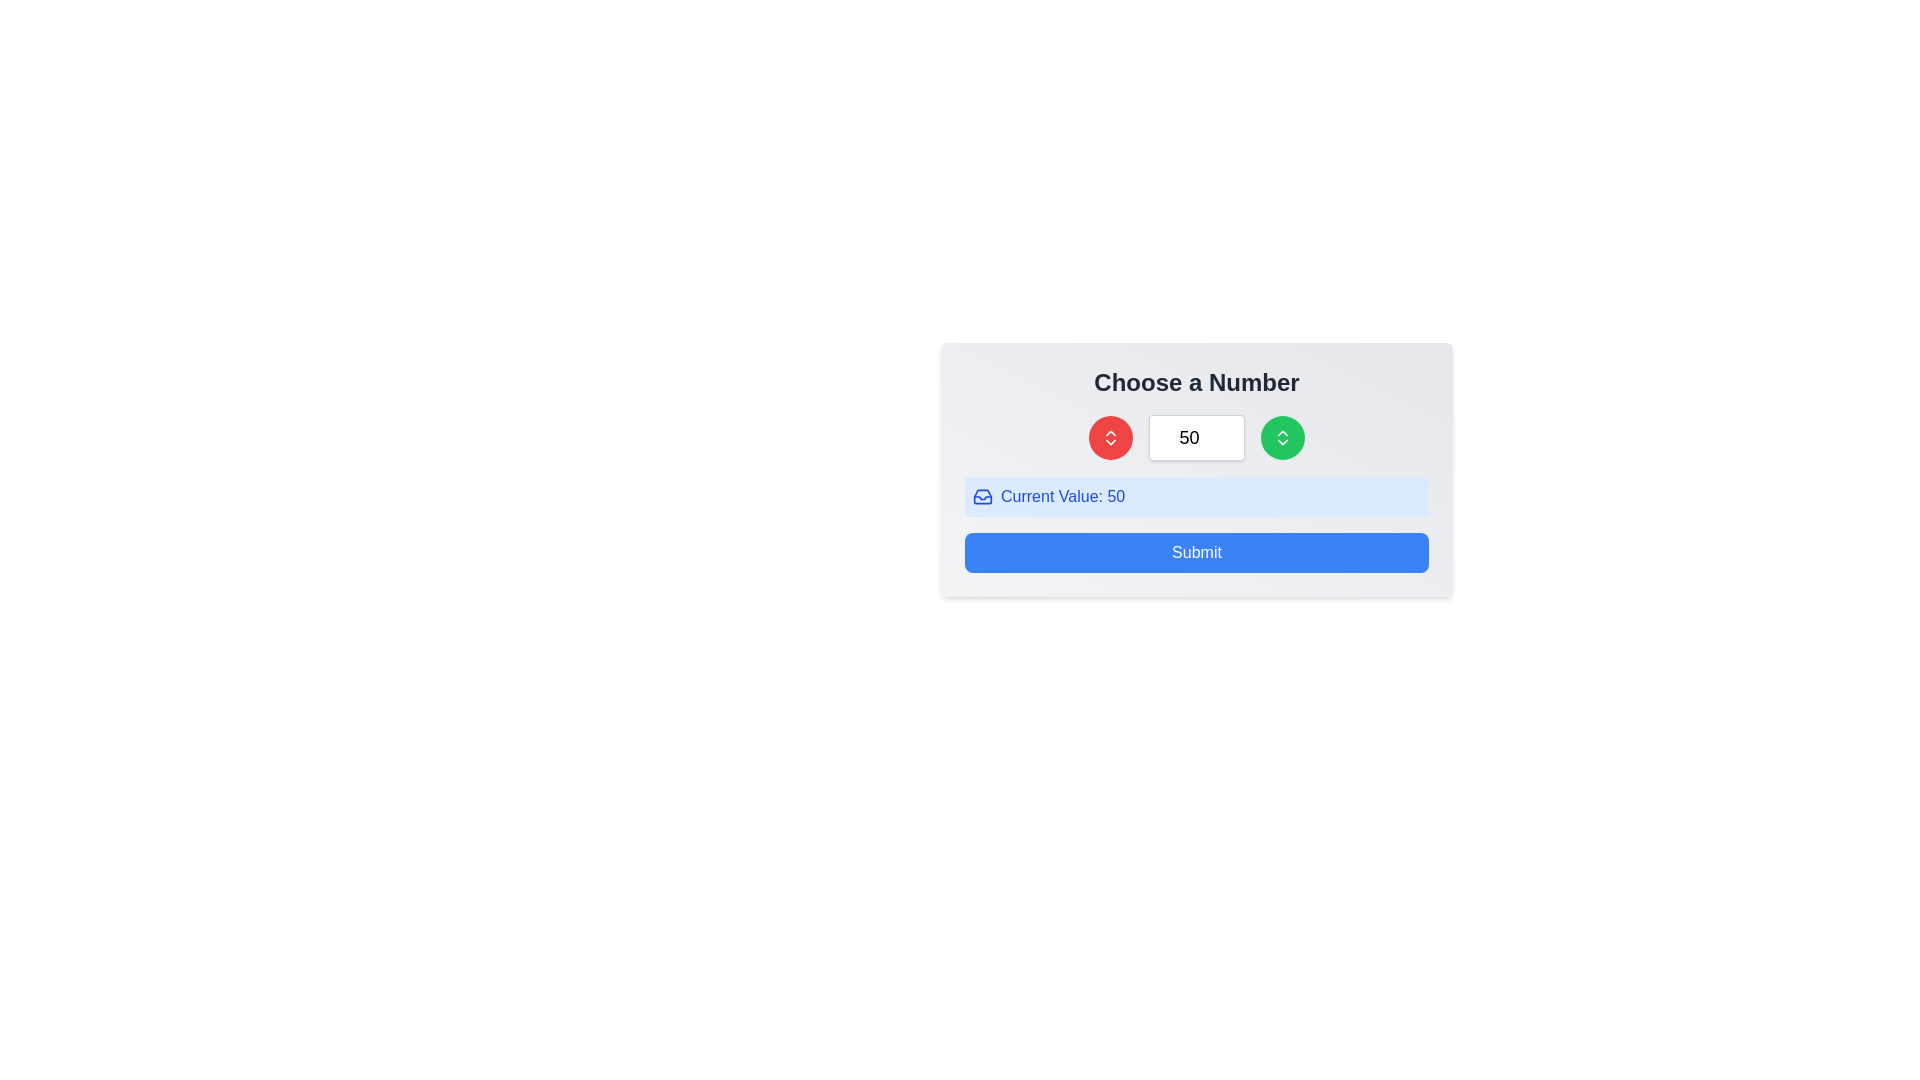 This screenshot has height=1080, width=1920. What do you see at coordinates (1109, 437) in the screenshot?
I see `the SVG icon button styled with a red circular background and upward/downward chevron arrows to decrement the number displayed in the input field` at bounding box center [1109, 437].